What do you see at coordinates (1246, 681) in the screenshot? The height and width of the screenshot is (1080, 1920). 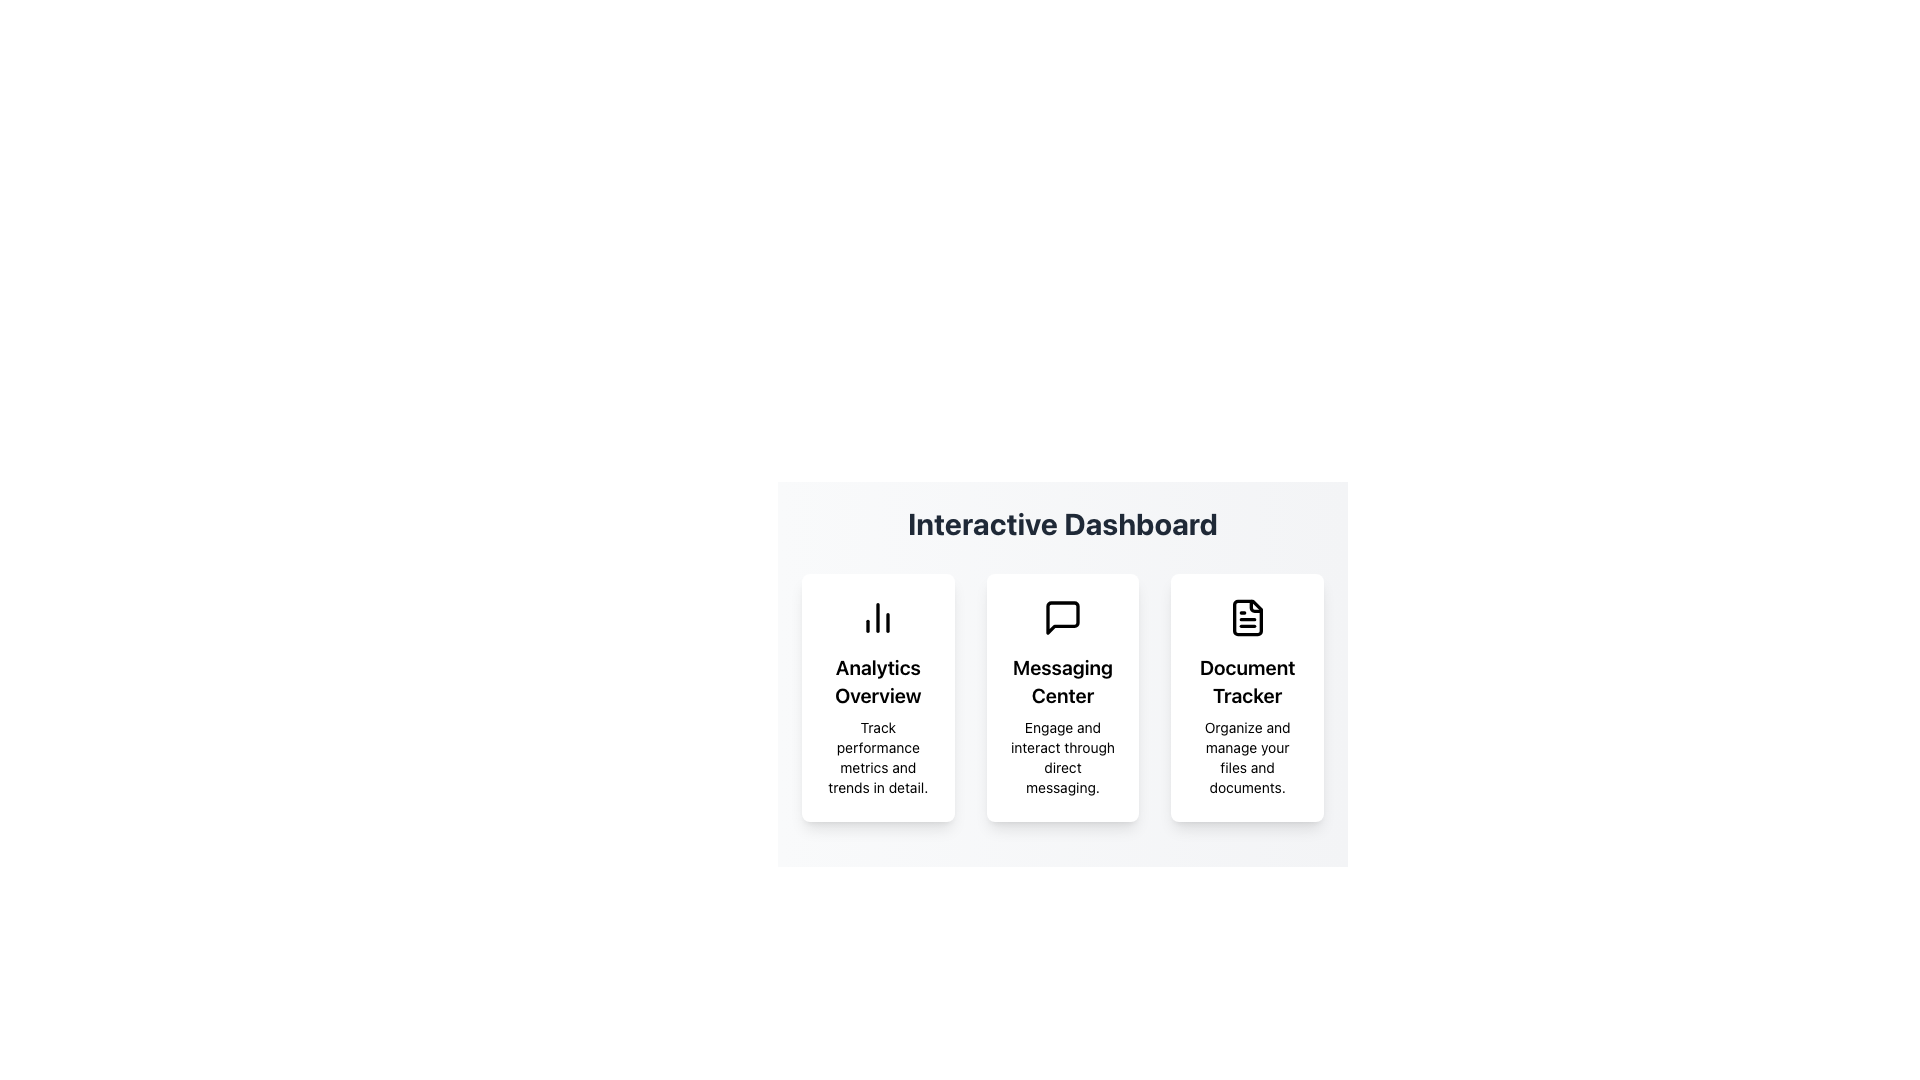 I see `the Text label that serves as the title for the 'Document Tracker' card, located in the center of the rightmost card among three horizontally aligned cards` at bounding box center [1246, 681].